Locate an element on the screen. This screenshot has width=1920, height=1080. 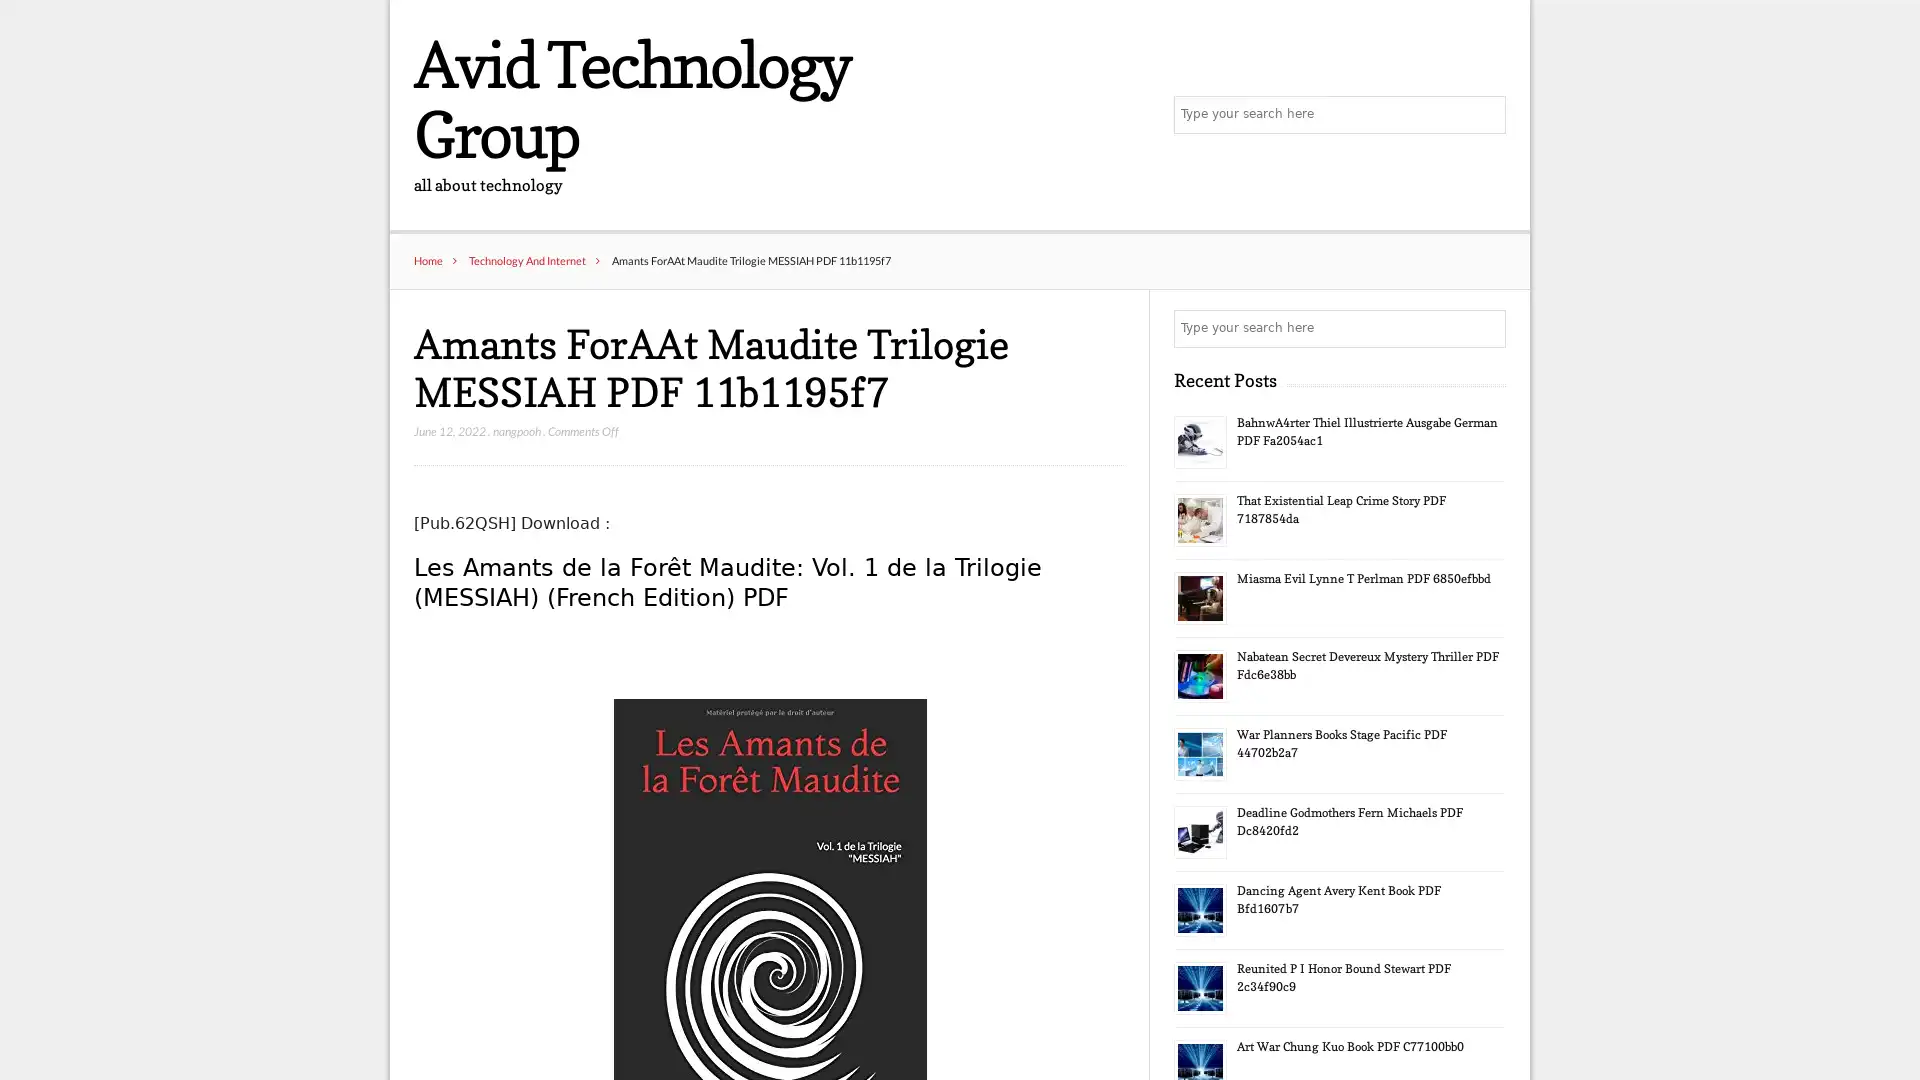
Search is located at coordinates (1485, 329).